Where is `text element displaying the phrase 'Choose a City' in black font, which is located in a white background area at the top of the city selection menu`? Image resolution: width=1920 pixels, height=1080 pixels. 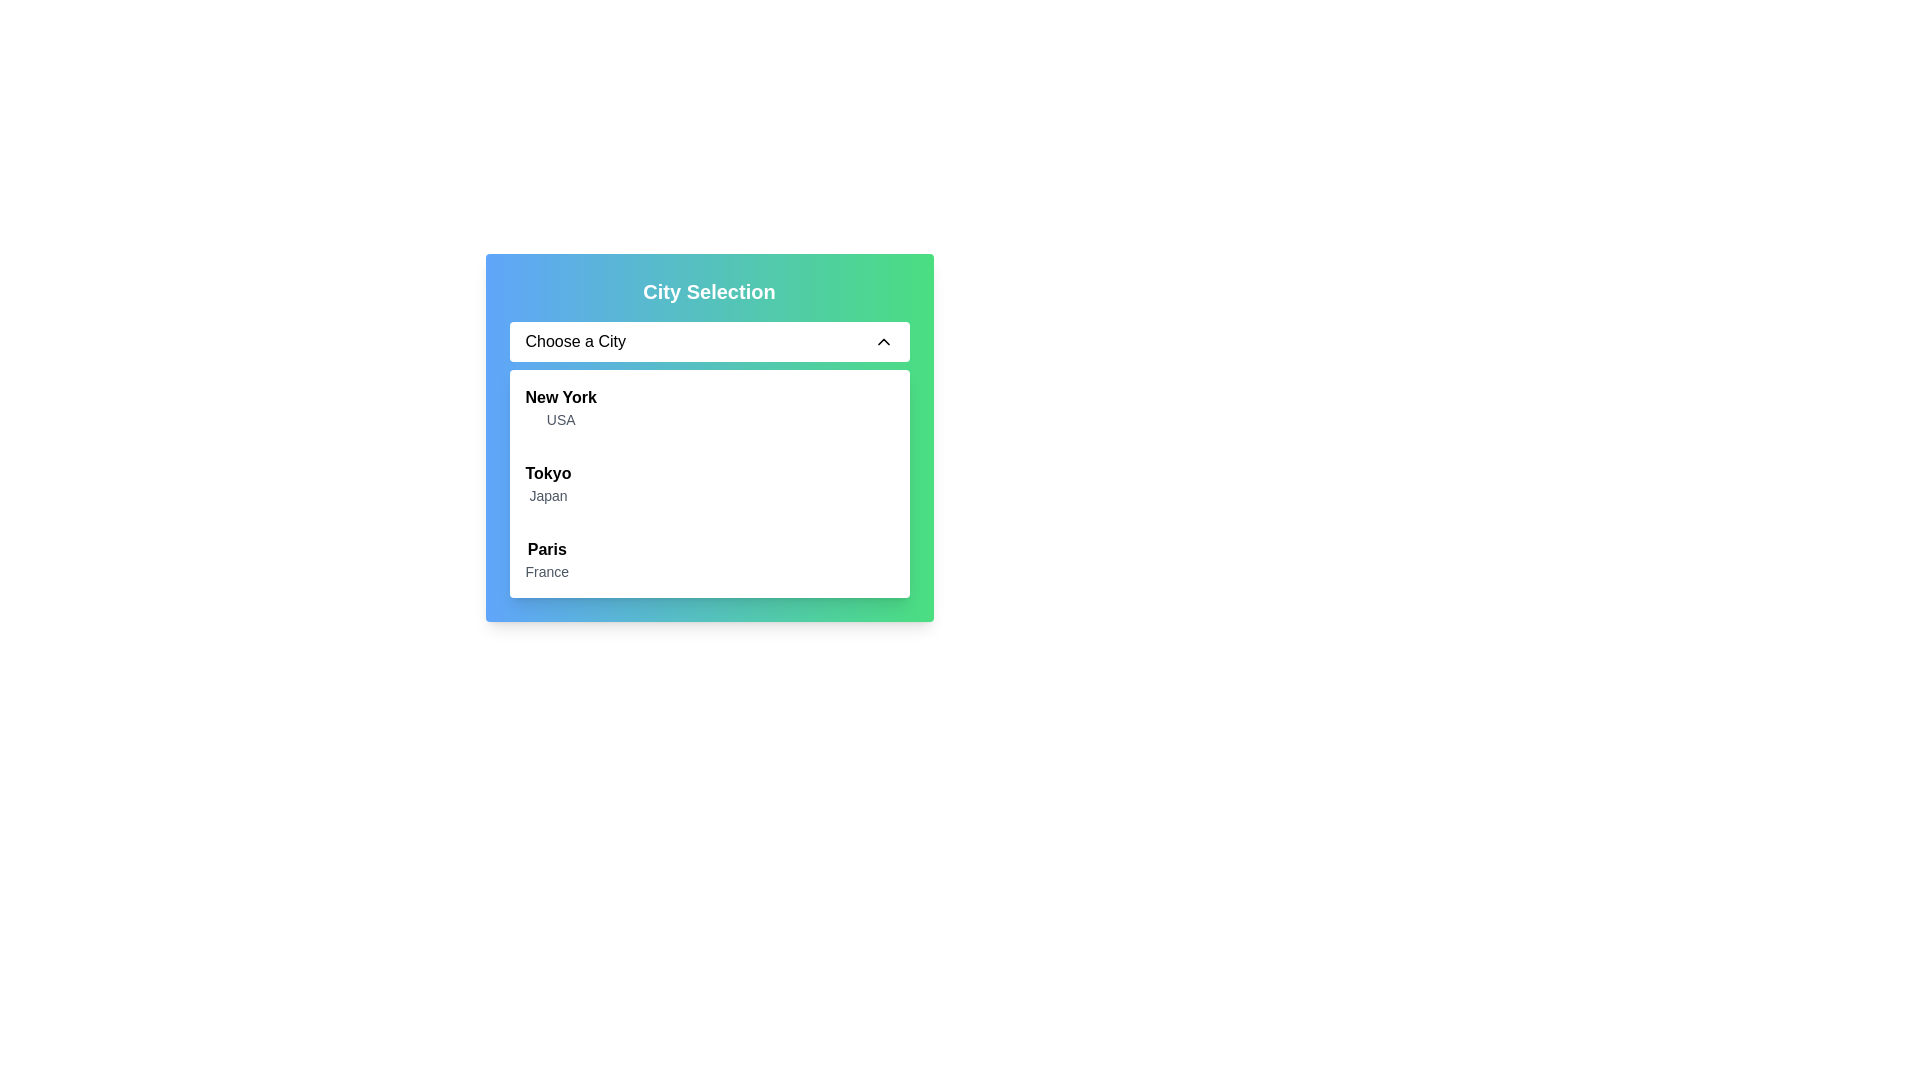
text element displaying the phrase 'Choose a City' in black font, which is located in a white background area at the top of the city selection menu is located at coordinates (574, 341).